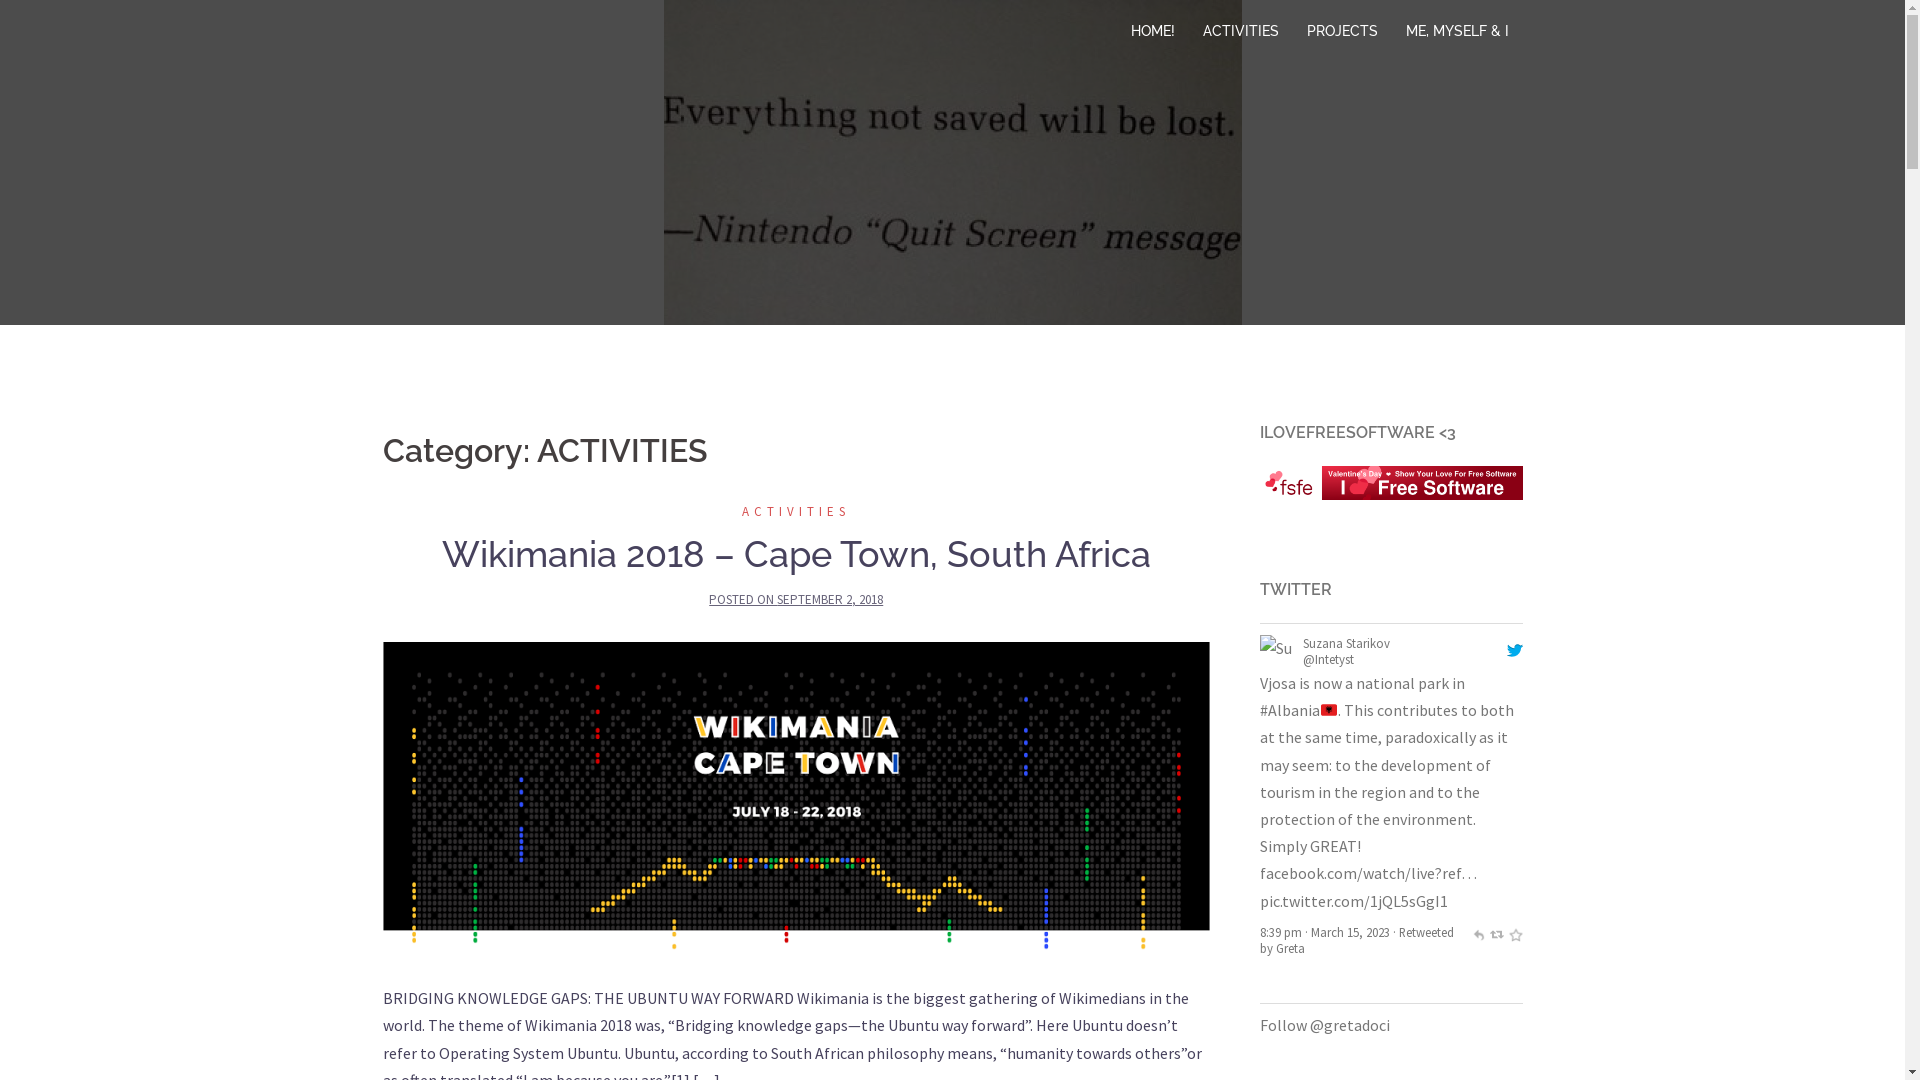  I want to click on 'Retweeted by Greta', so click(1258, 858).